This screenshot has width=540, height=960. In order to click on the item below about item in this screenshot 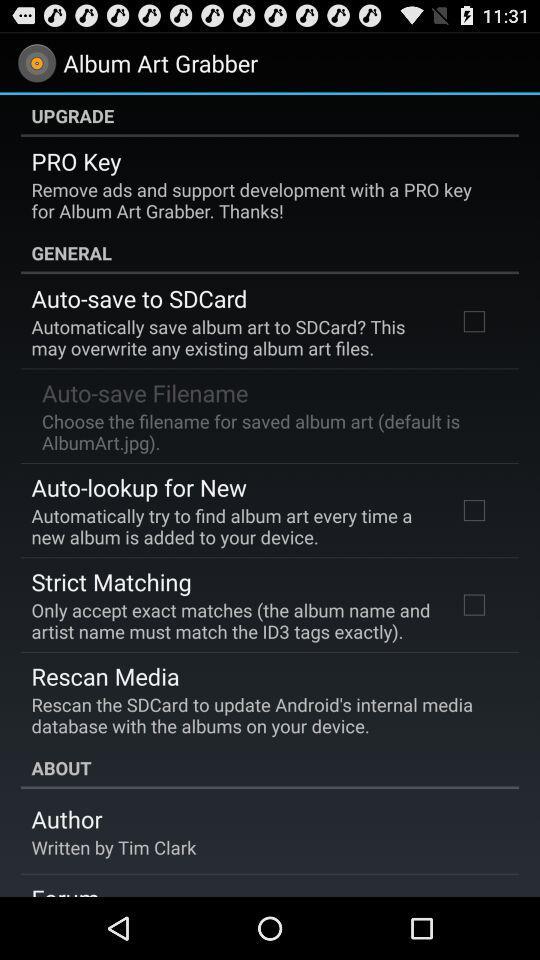, I will do `click(66, 819)`.